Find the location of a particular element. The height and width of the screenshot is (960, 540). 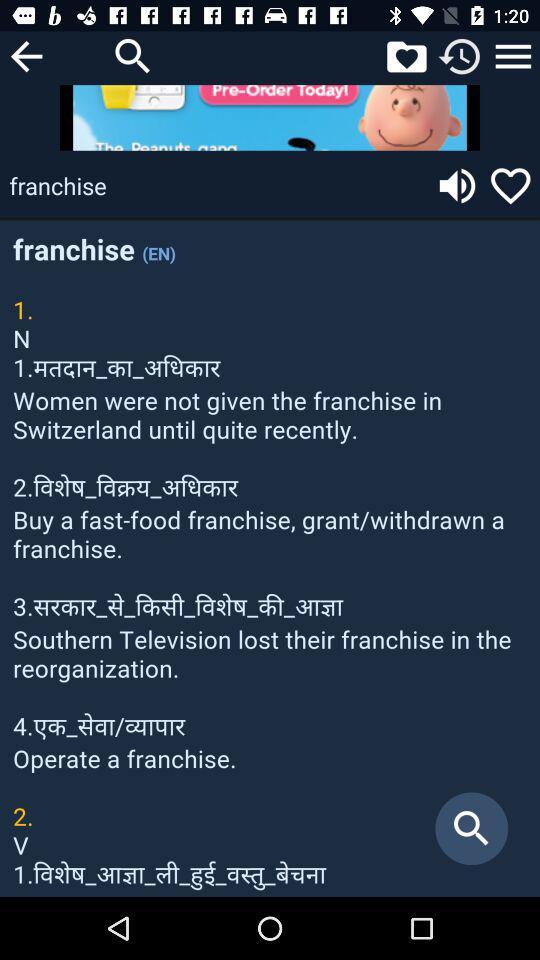

the search icon is located at coordinates (133, 55).